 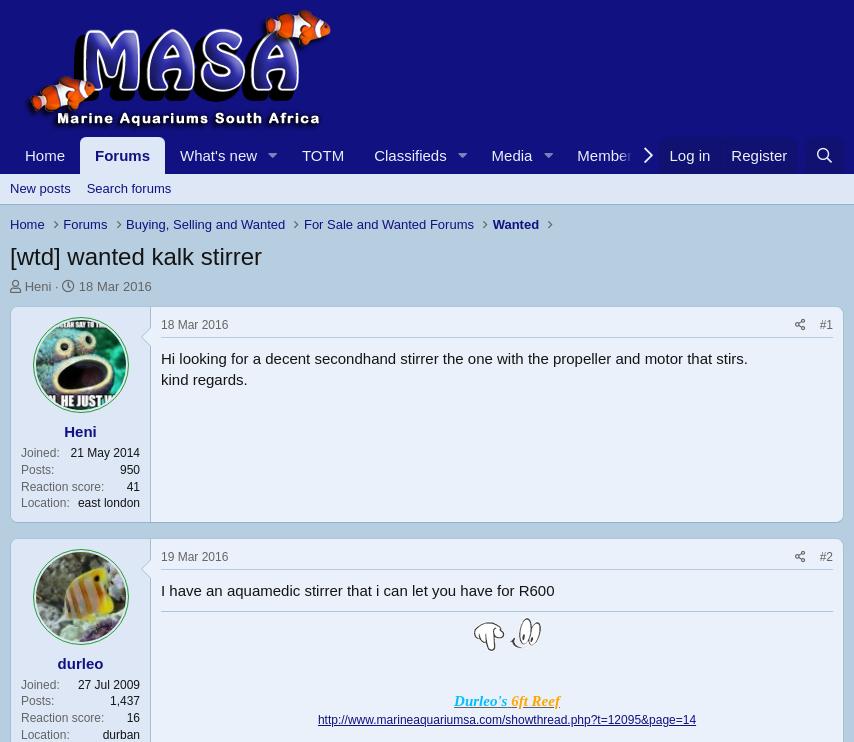 What do you see at coordinates (160, 358) in the screenshot?
I see `'Hi looking for a decent secondhand stirrer the one with the propeller and motor that stirs.'` at bounding box center [160, 358].